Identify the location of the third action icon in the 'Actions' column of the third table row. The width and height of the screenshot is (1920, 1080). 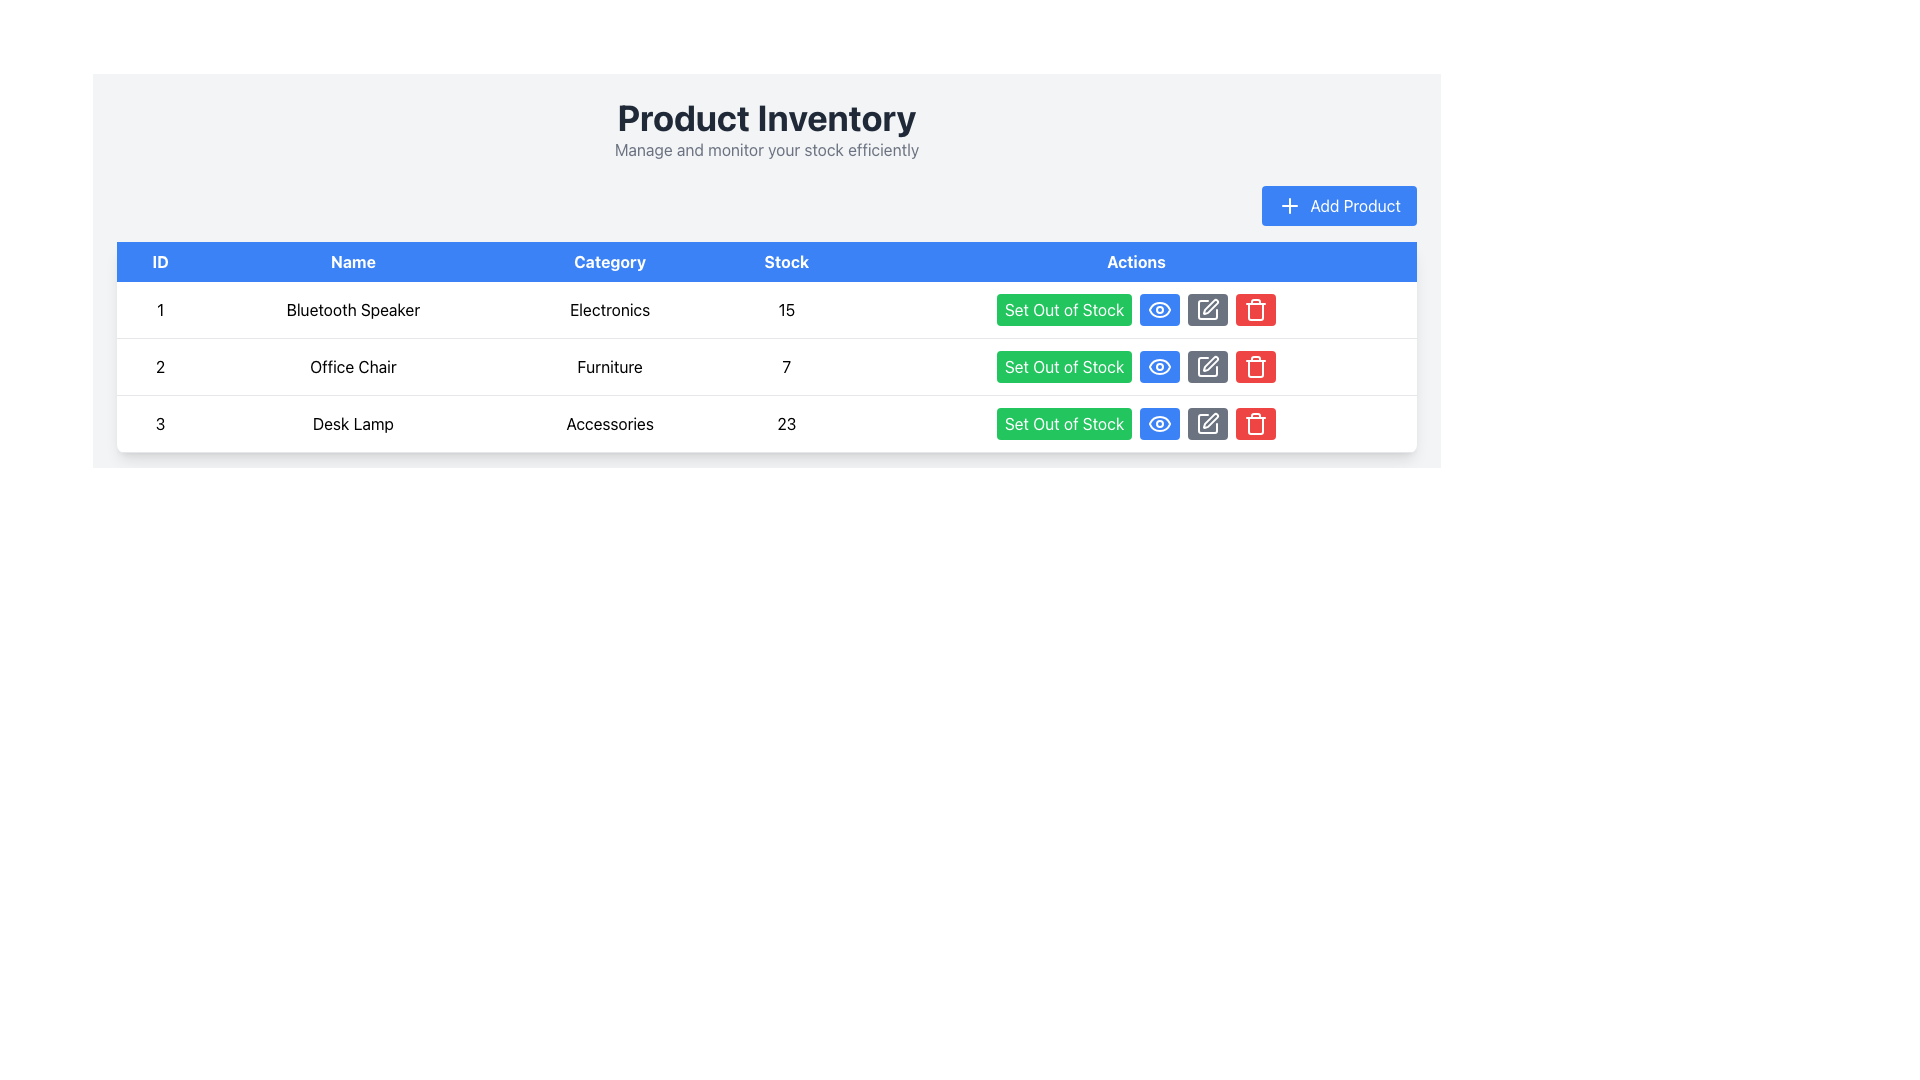
(1207, 423).